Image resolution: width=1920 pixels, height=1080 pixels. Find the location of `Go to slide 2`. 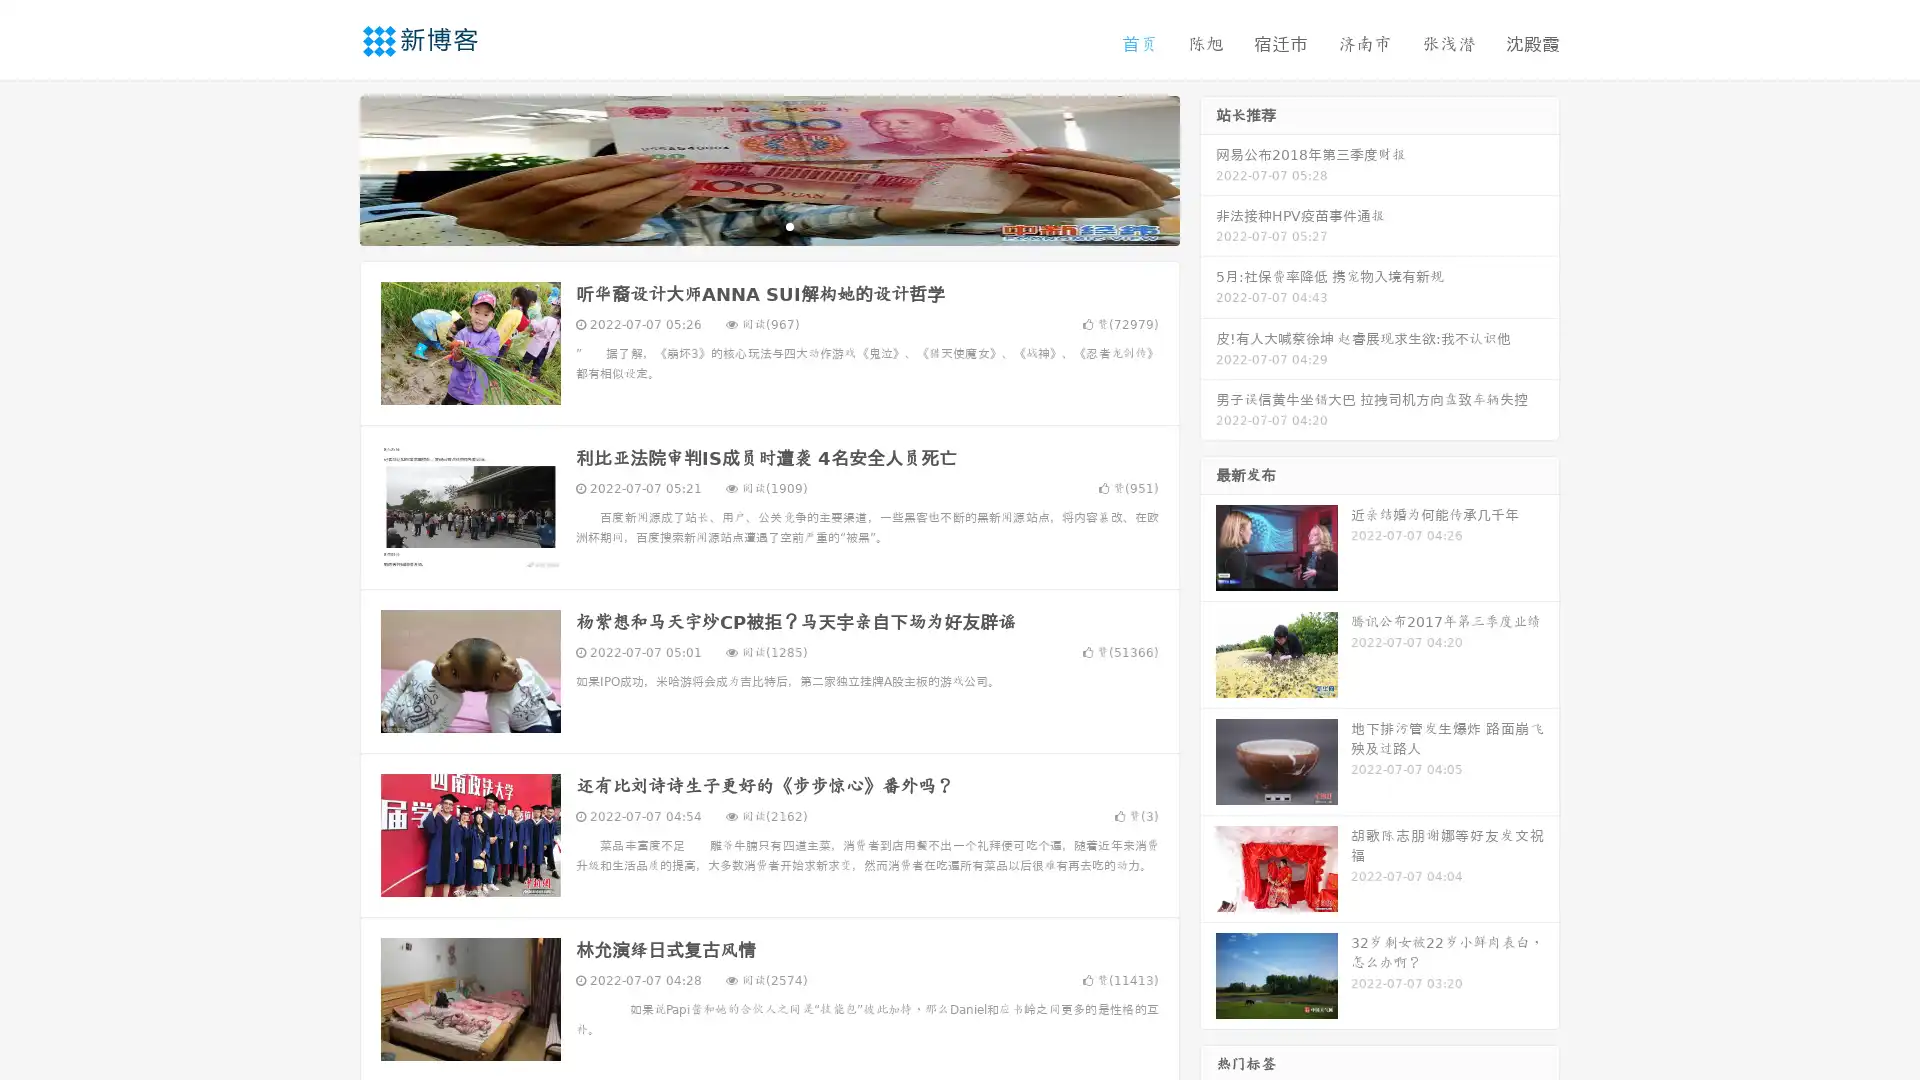

Go to slide 2 is located at coordinates (768, 225).